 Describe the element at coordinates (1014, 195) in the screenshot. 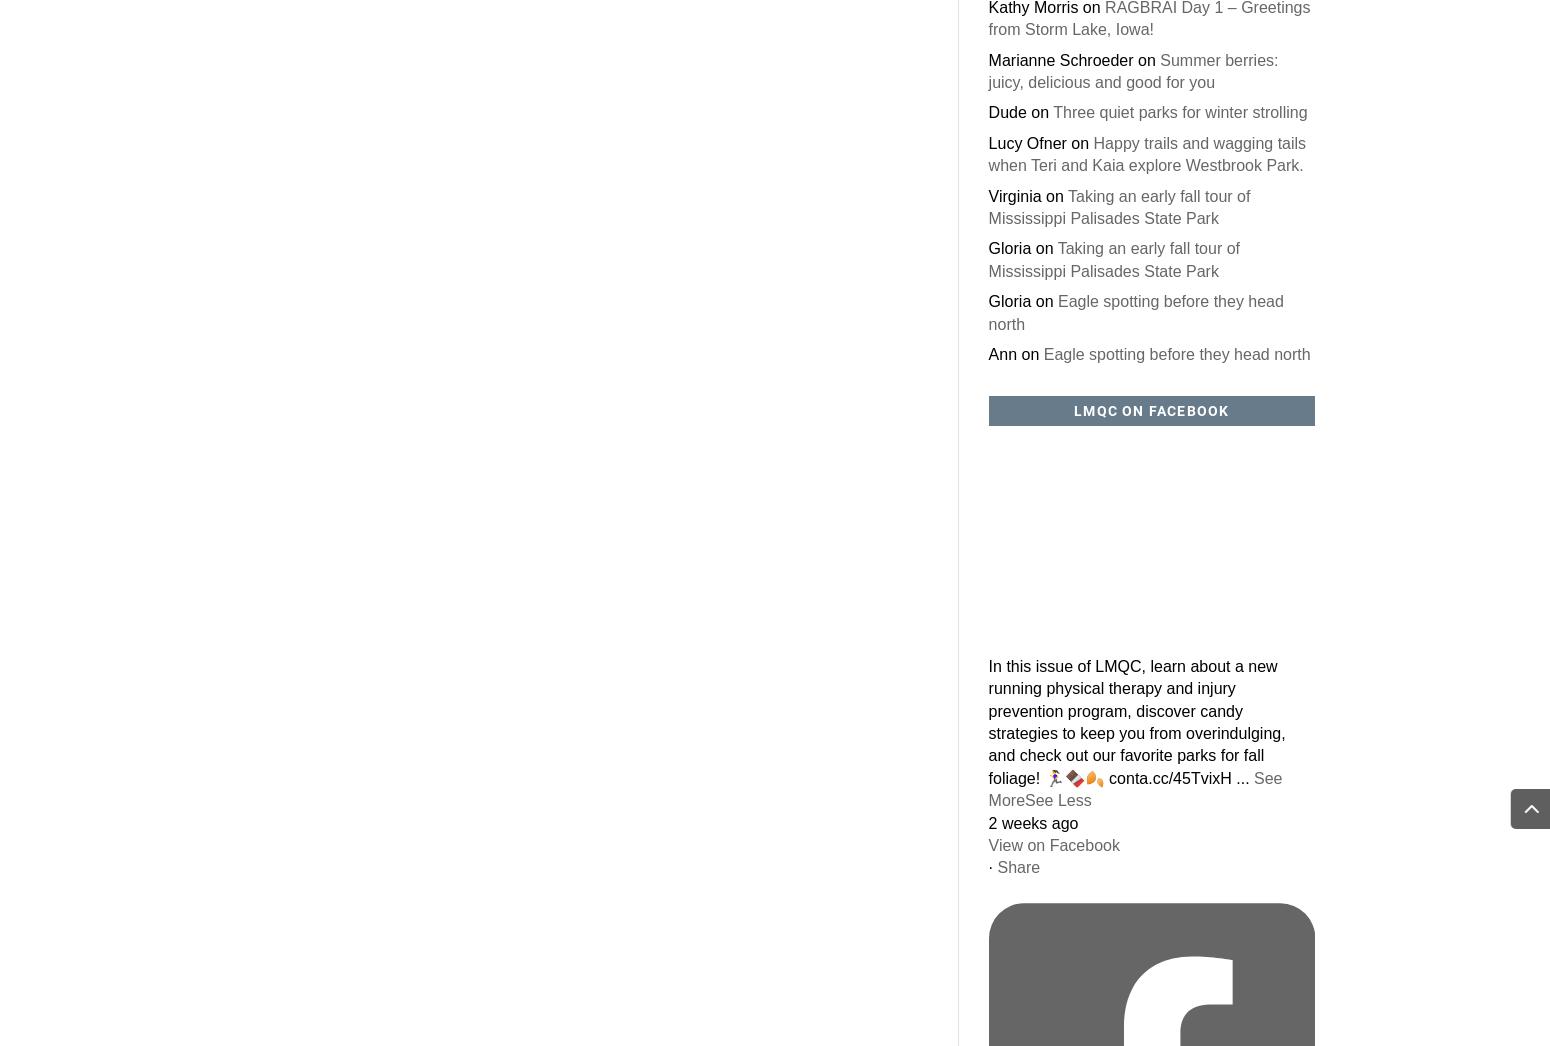

I see `'Virginia'` at that location.